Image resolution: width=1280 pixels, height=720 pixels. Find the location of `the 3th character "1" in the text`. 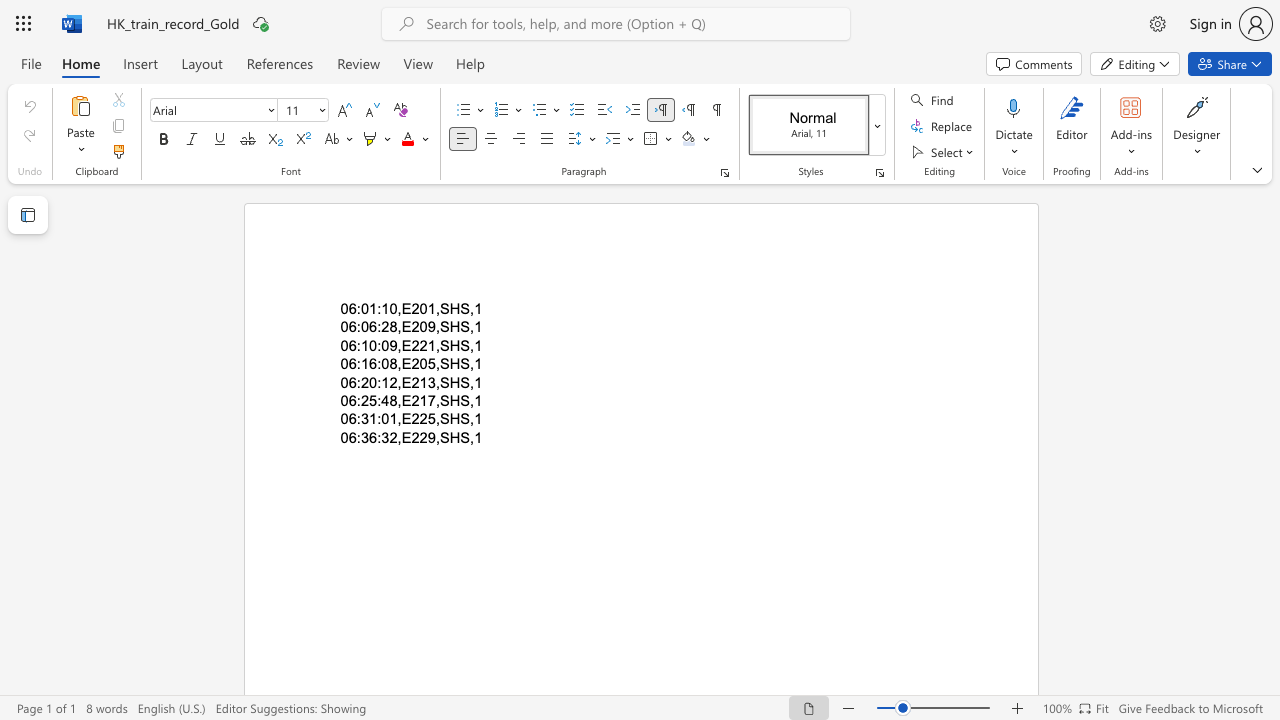

the 3th character "1" in the text is located at coordinates (430, 309).